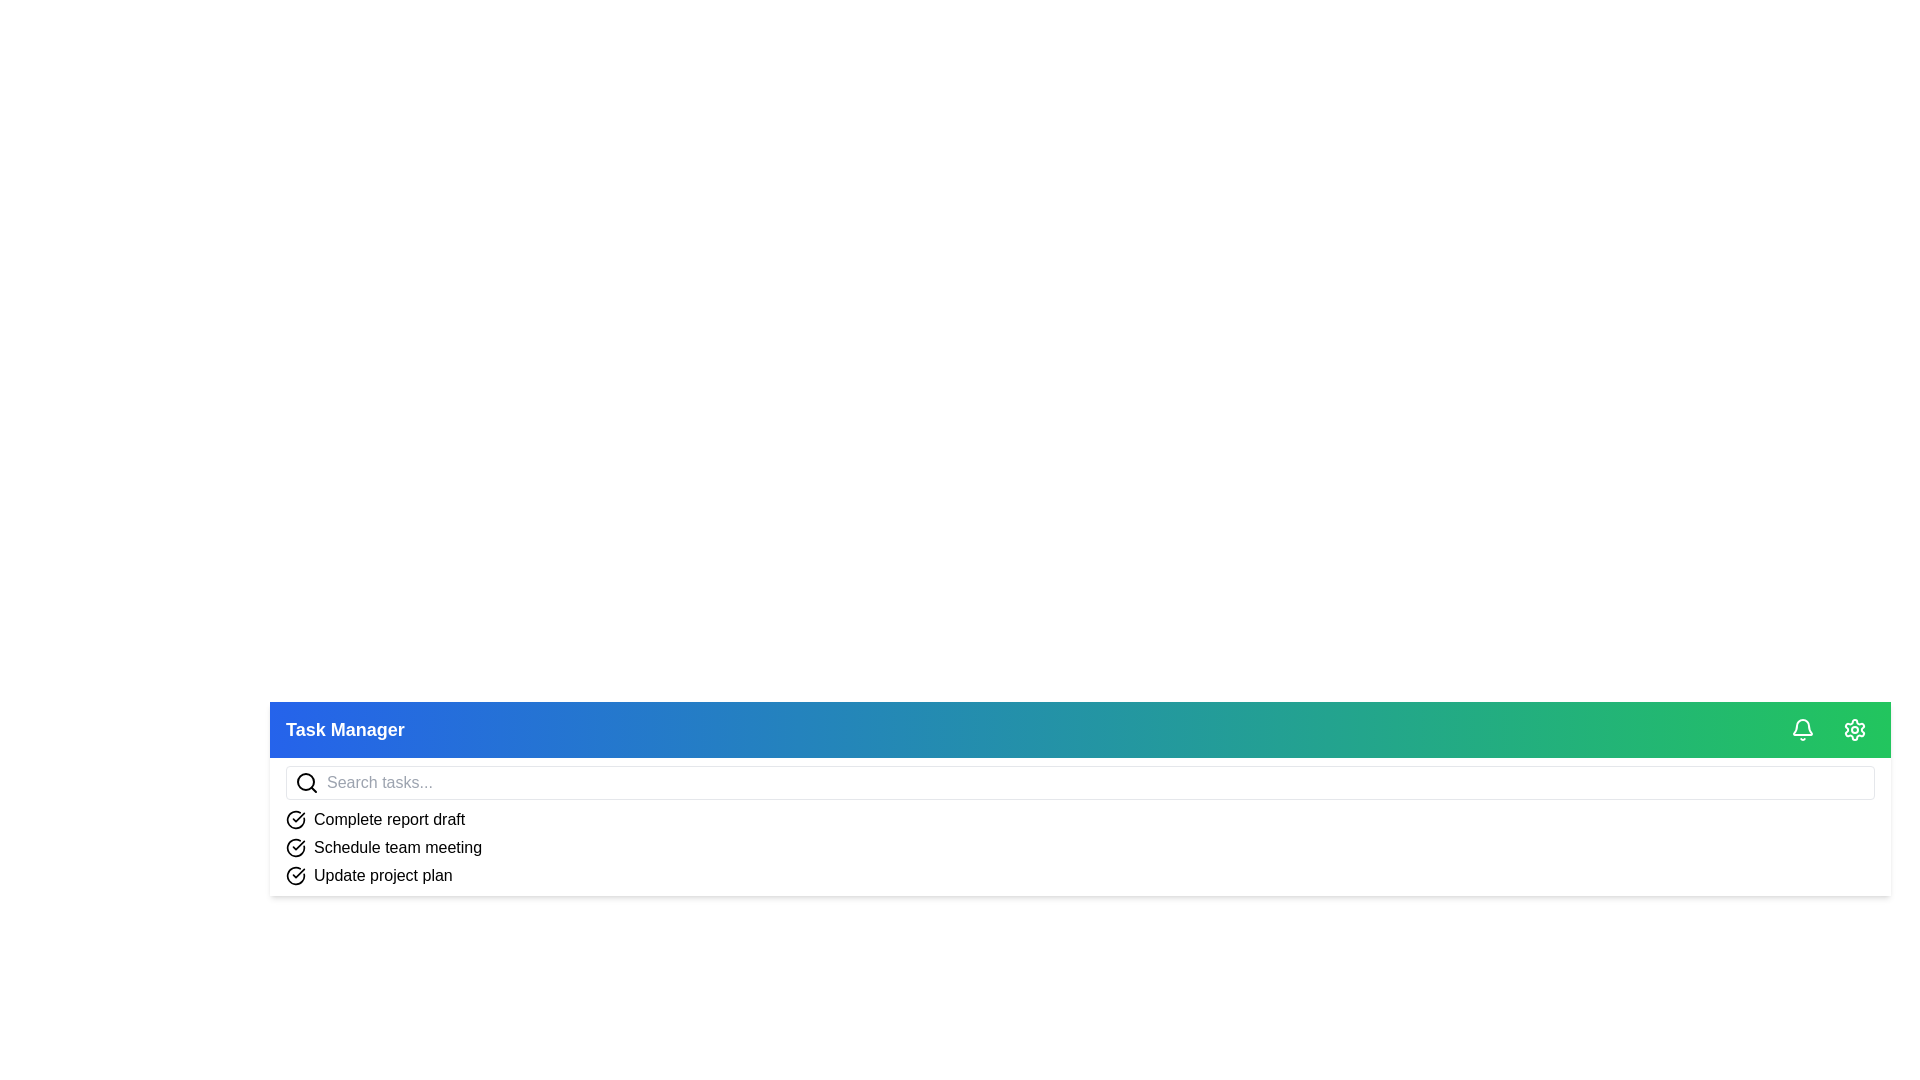 The height and width of the screenshot is (1080, 1920). Describe the element at coordinates (1091, 782) in the screenshot. I see `the search bar and type the query 'example query'` at that location.